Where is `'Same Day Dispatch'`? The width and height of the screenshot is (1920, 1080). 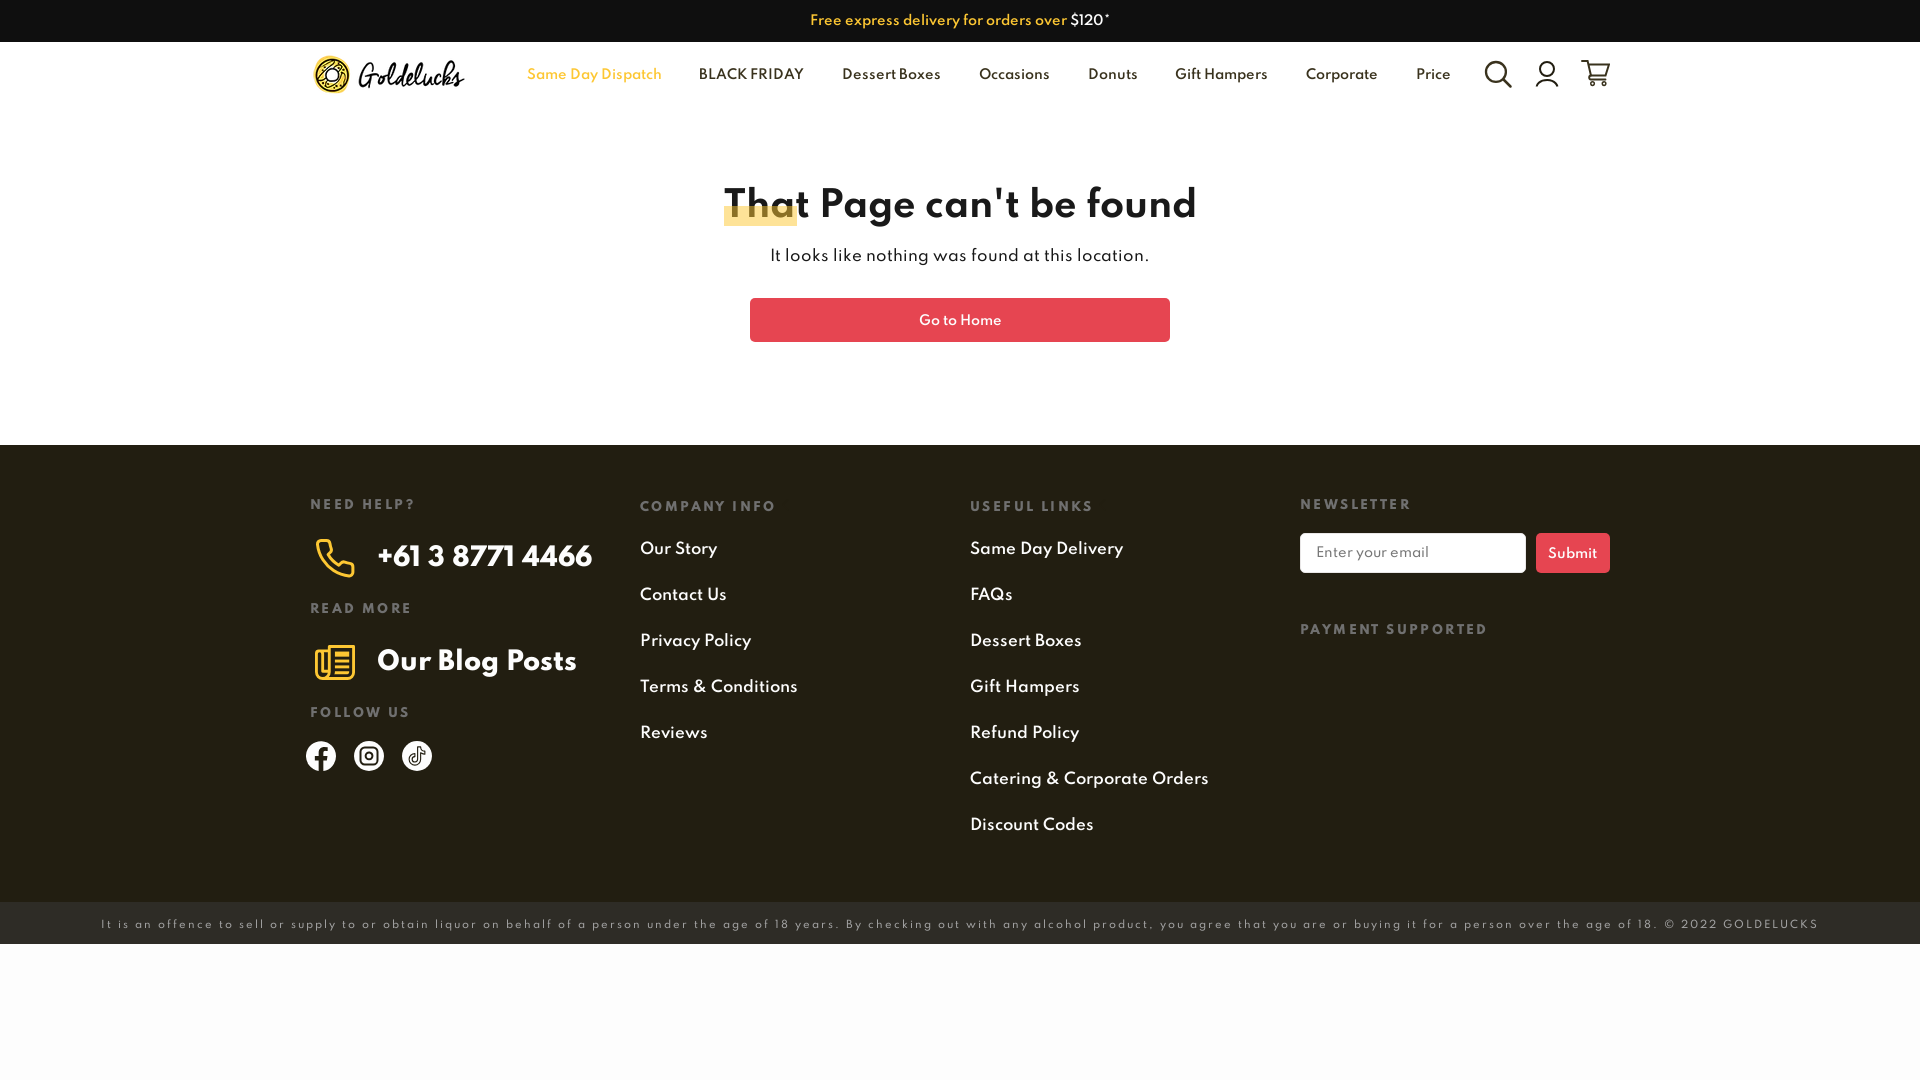
'Same Day Dispatch' is located at coordinates (591, 74).